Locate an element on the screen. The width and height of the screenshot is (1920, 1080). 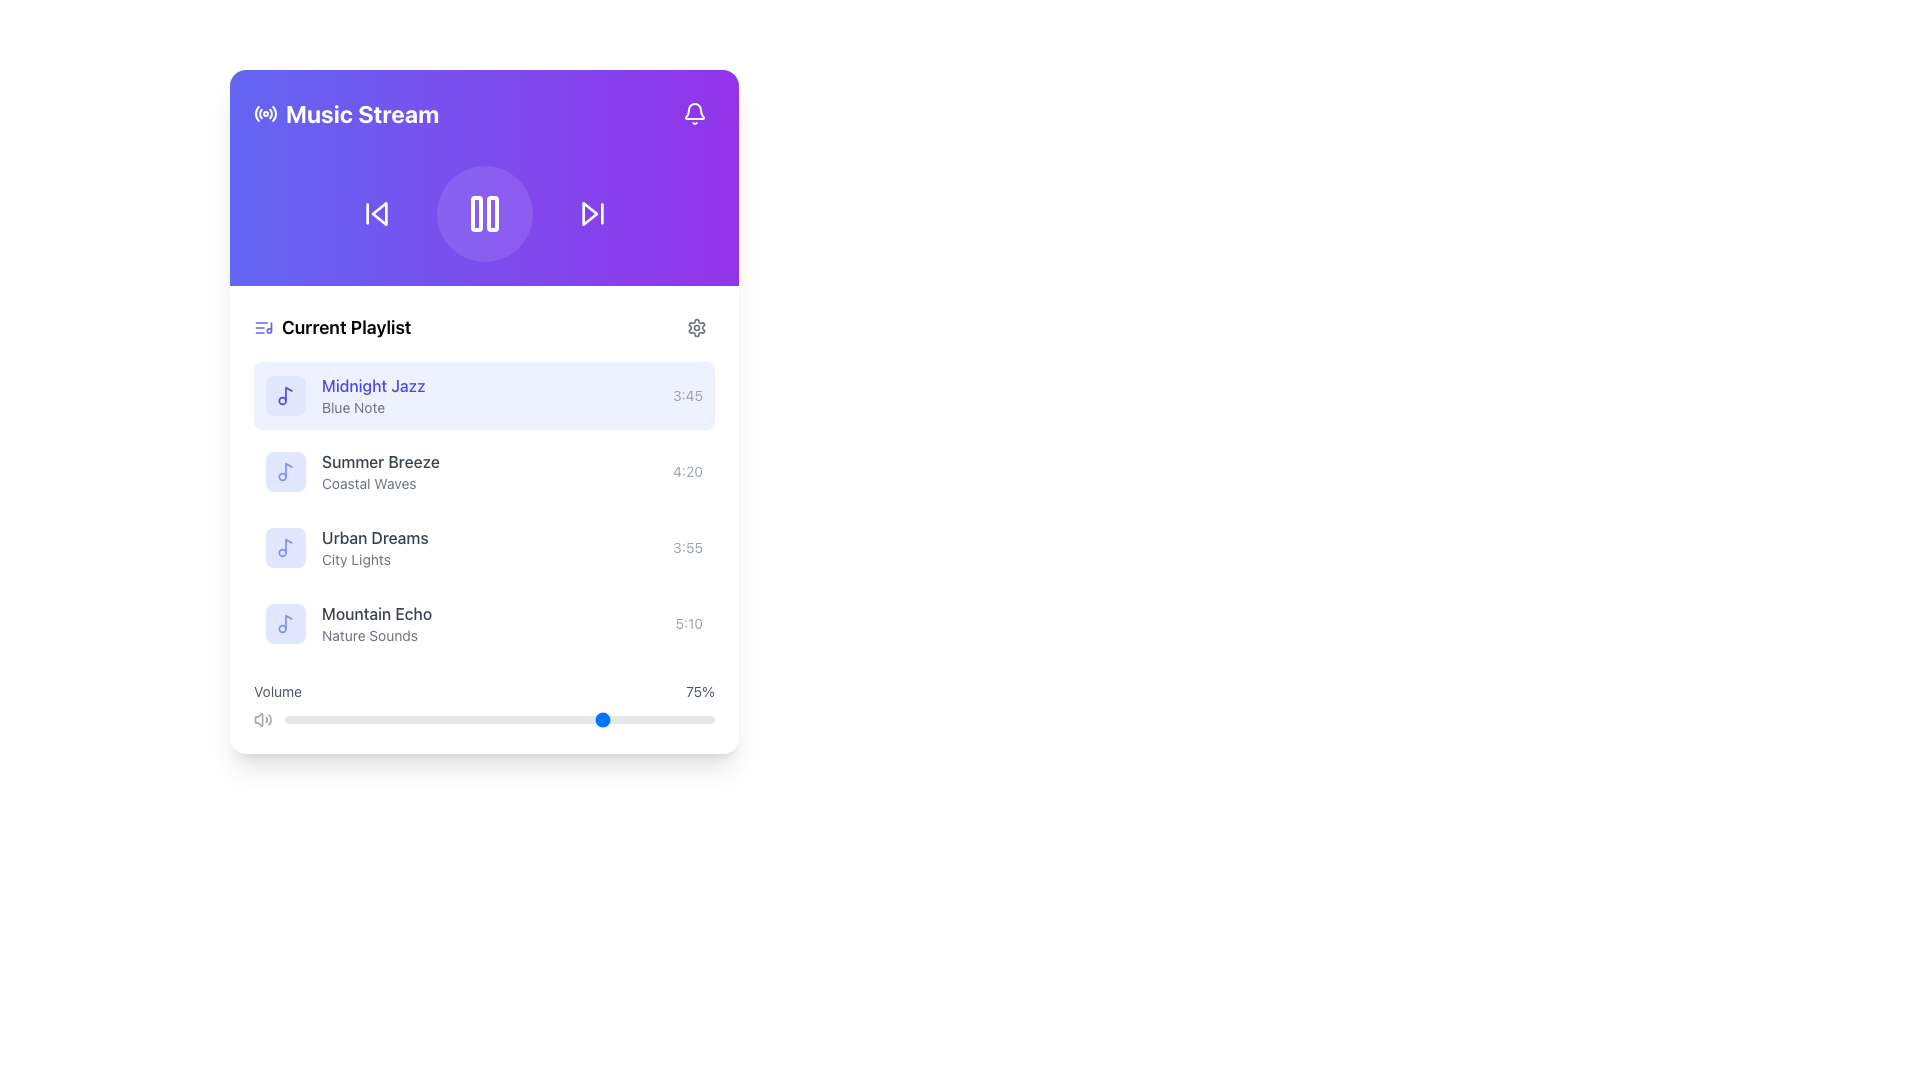
the decorative icon representing the music track 'Urban Dreams' located at the beginning of the third music item in the 'Current Playlist' section is located at coordinates (285, 547).